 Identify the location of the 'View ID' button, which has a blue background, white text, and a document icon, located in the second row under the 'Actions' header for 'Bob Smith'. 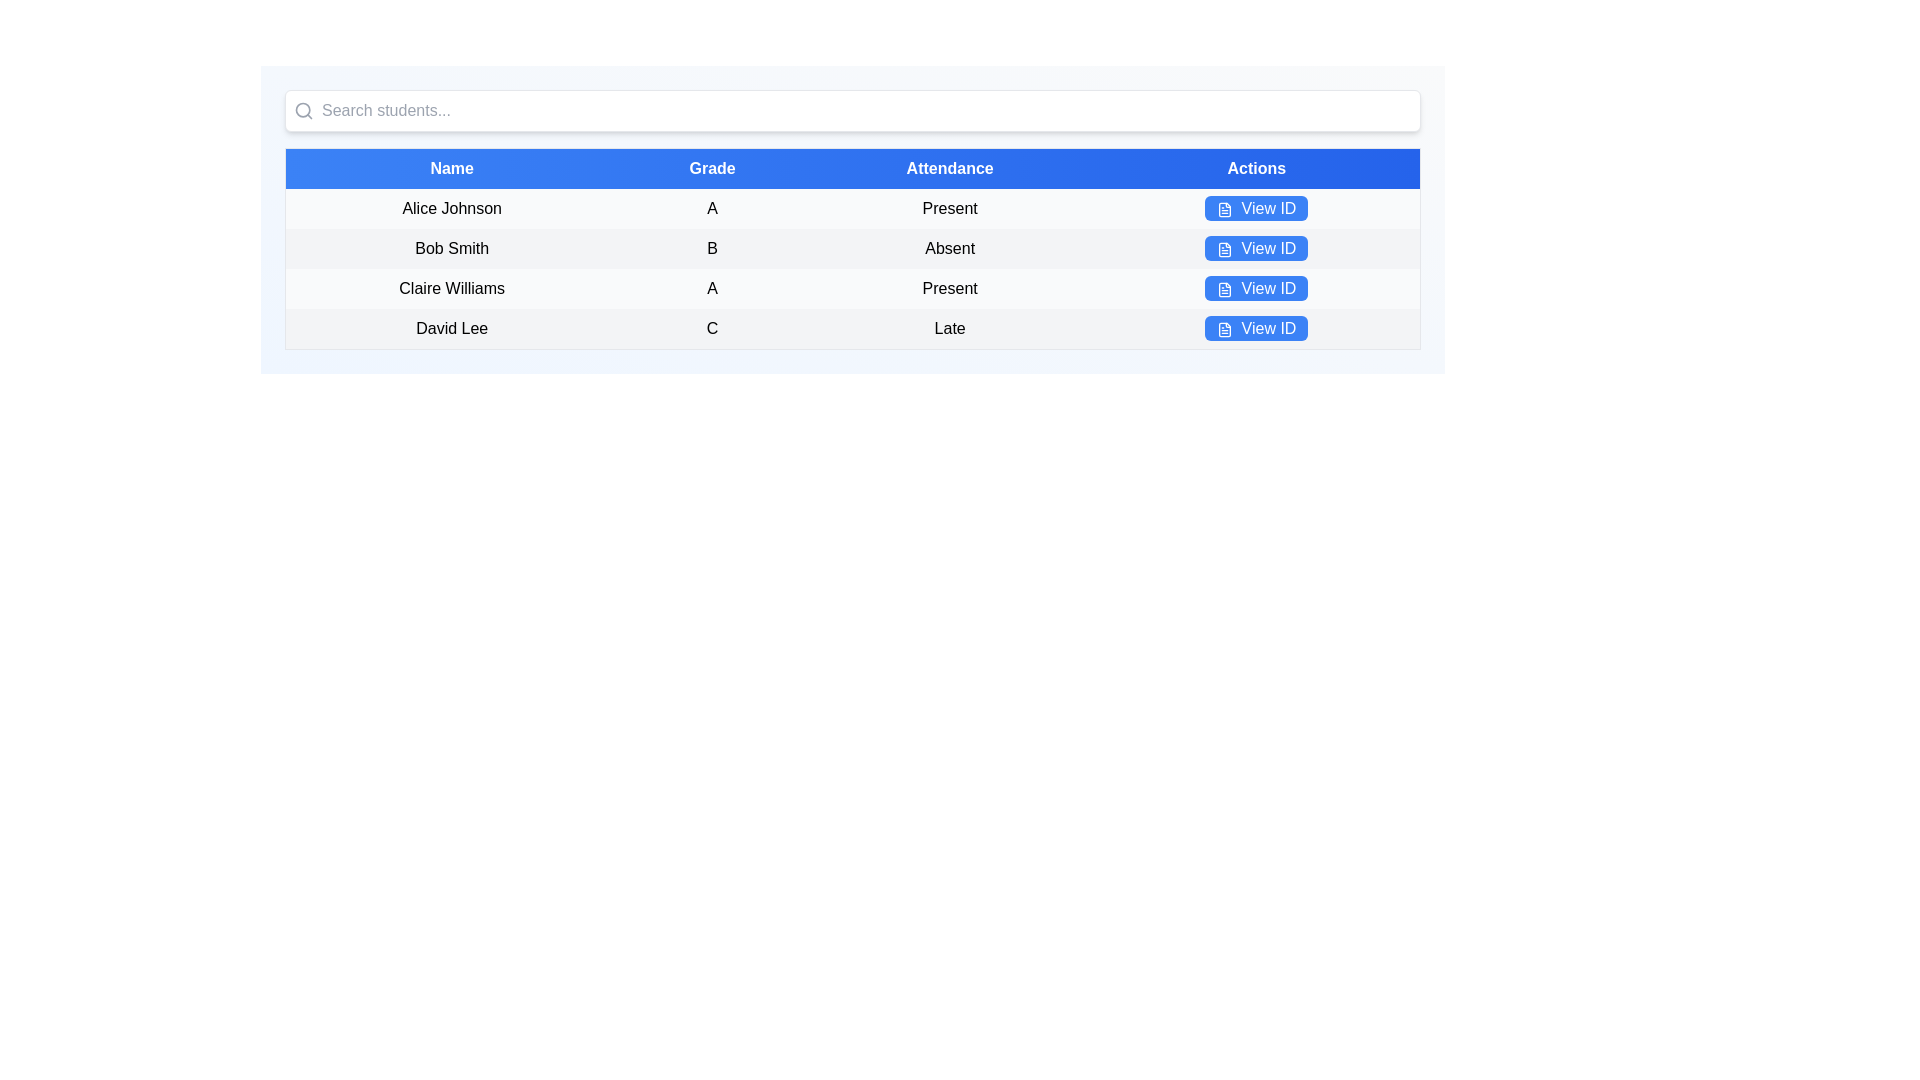
(1255, 247).